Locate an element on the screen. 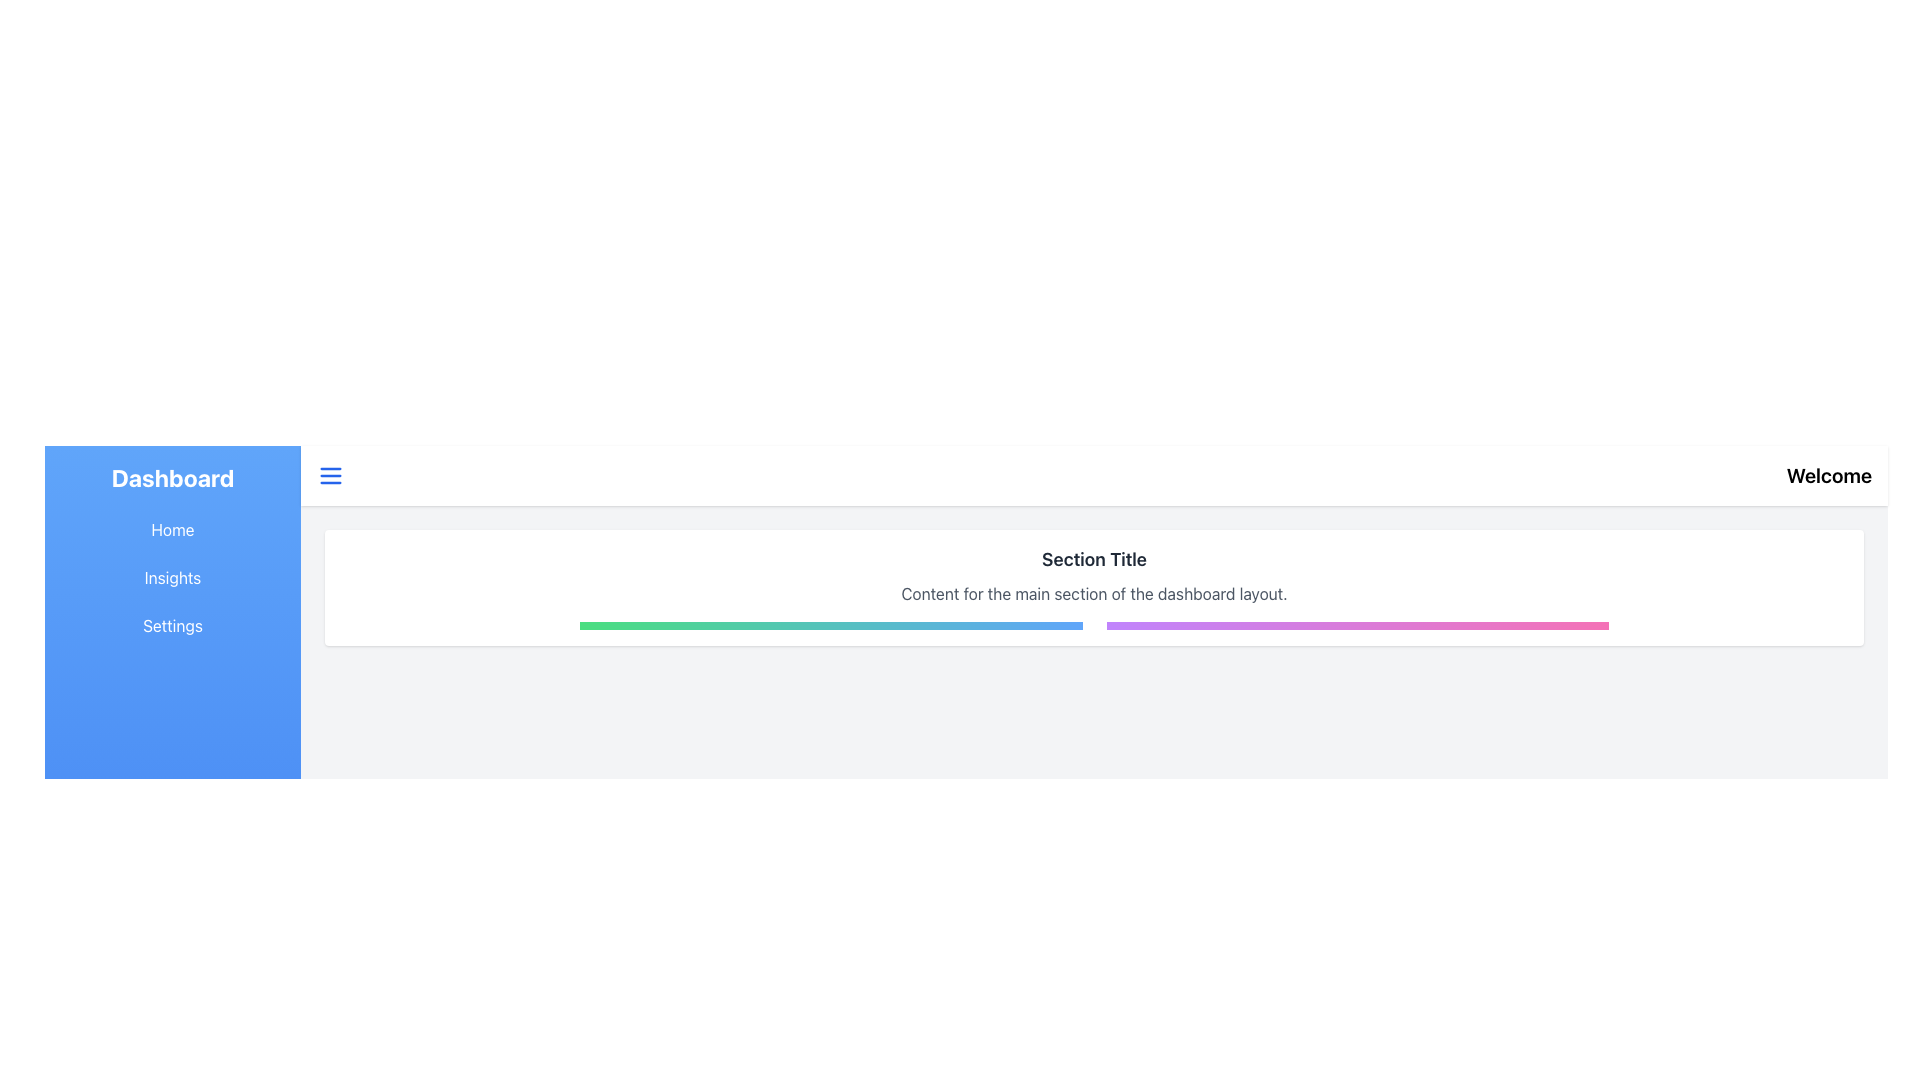  the leftmost progress bar in the horizontal row, which visually complements its sibling bar displaying a gradient from purple to pink is located at coordinates (831, 624).